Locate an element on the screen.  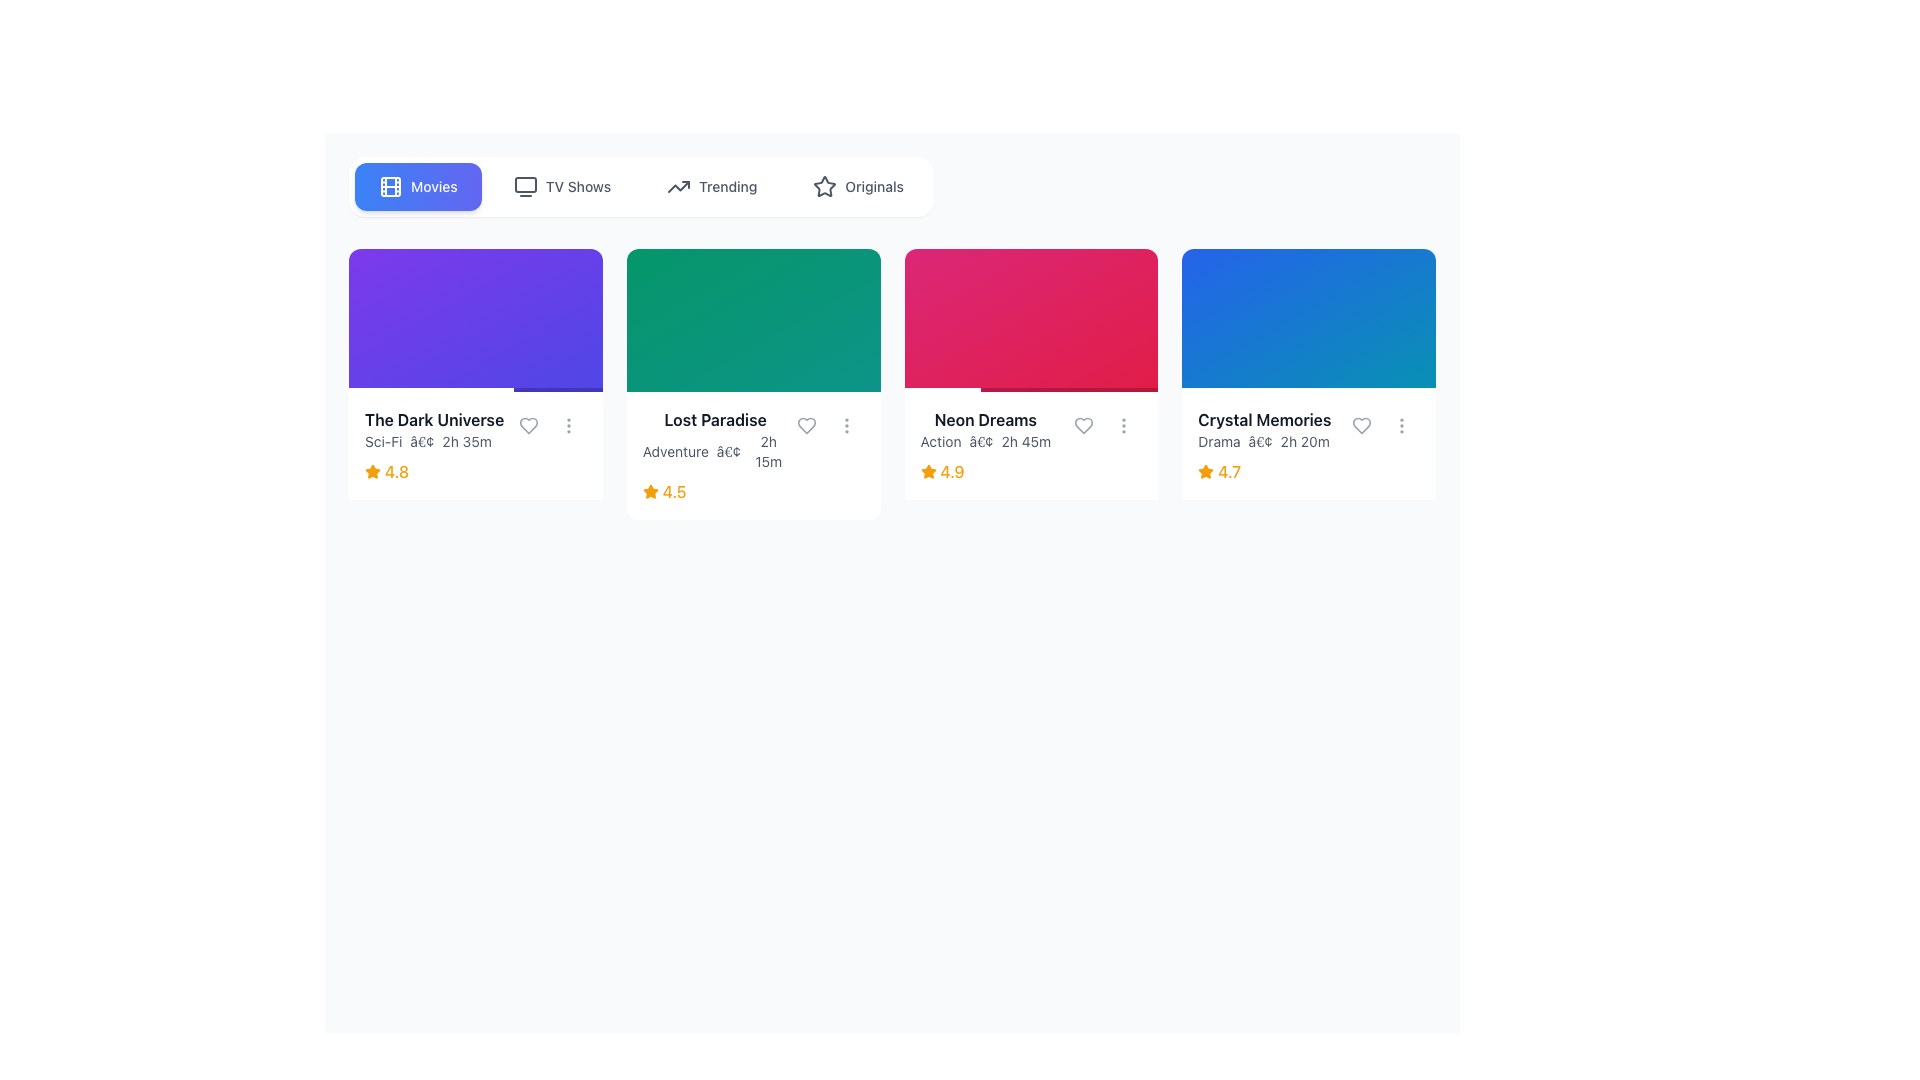
the numerical rating text label displaying '4.8', styled in amber color and positioned to the right of the star icon in the movie card's rating component is located at coordinates (397, 471).